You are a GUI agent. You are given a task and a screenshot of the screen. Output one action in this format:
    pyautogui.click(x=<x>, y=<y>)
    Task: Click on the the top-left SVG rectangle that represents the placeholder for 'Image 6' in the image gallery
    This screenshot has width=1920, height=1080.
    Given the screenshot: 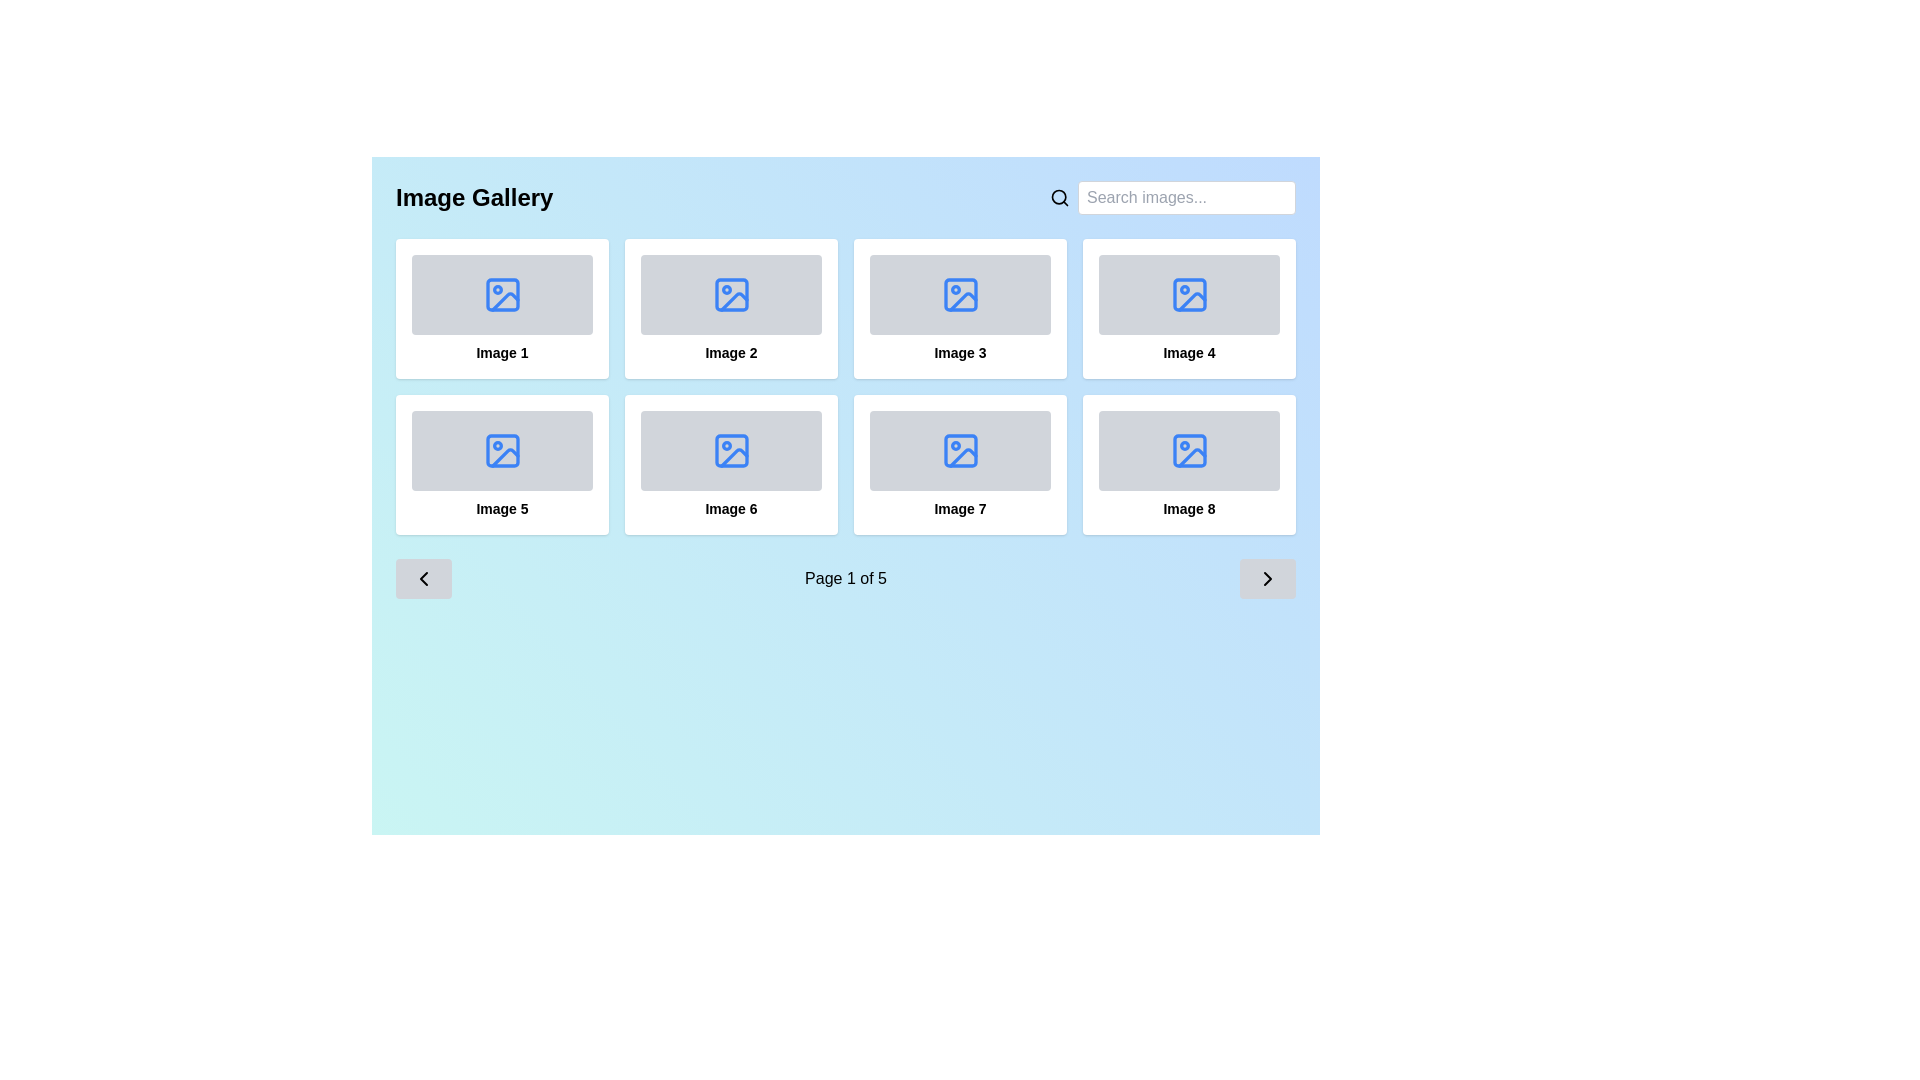 What is the action you would take?
    pyautogui.click(x=730, y=451)
    